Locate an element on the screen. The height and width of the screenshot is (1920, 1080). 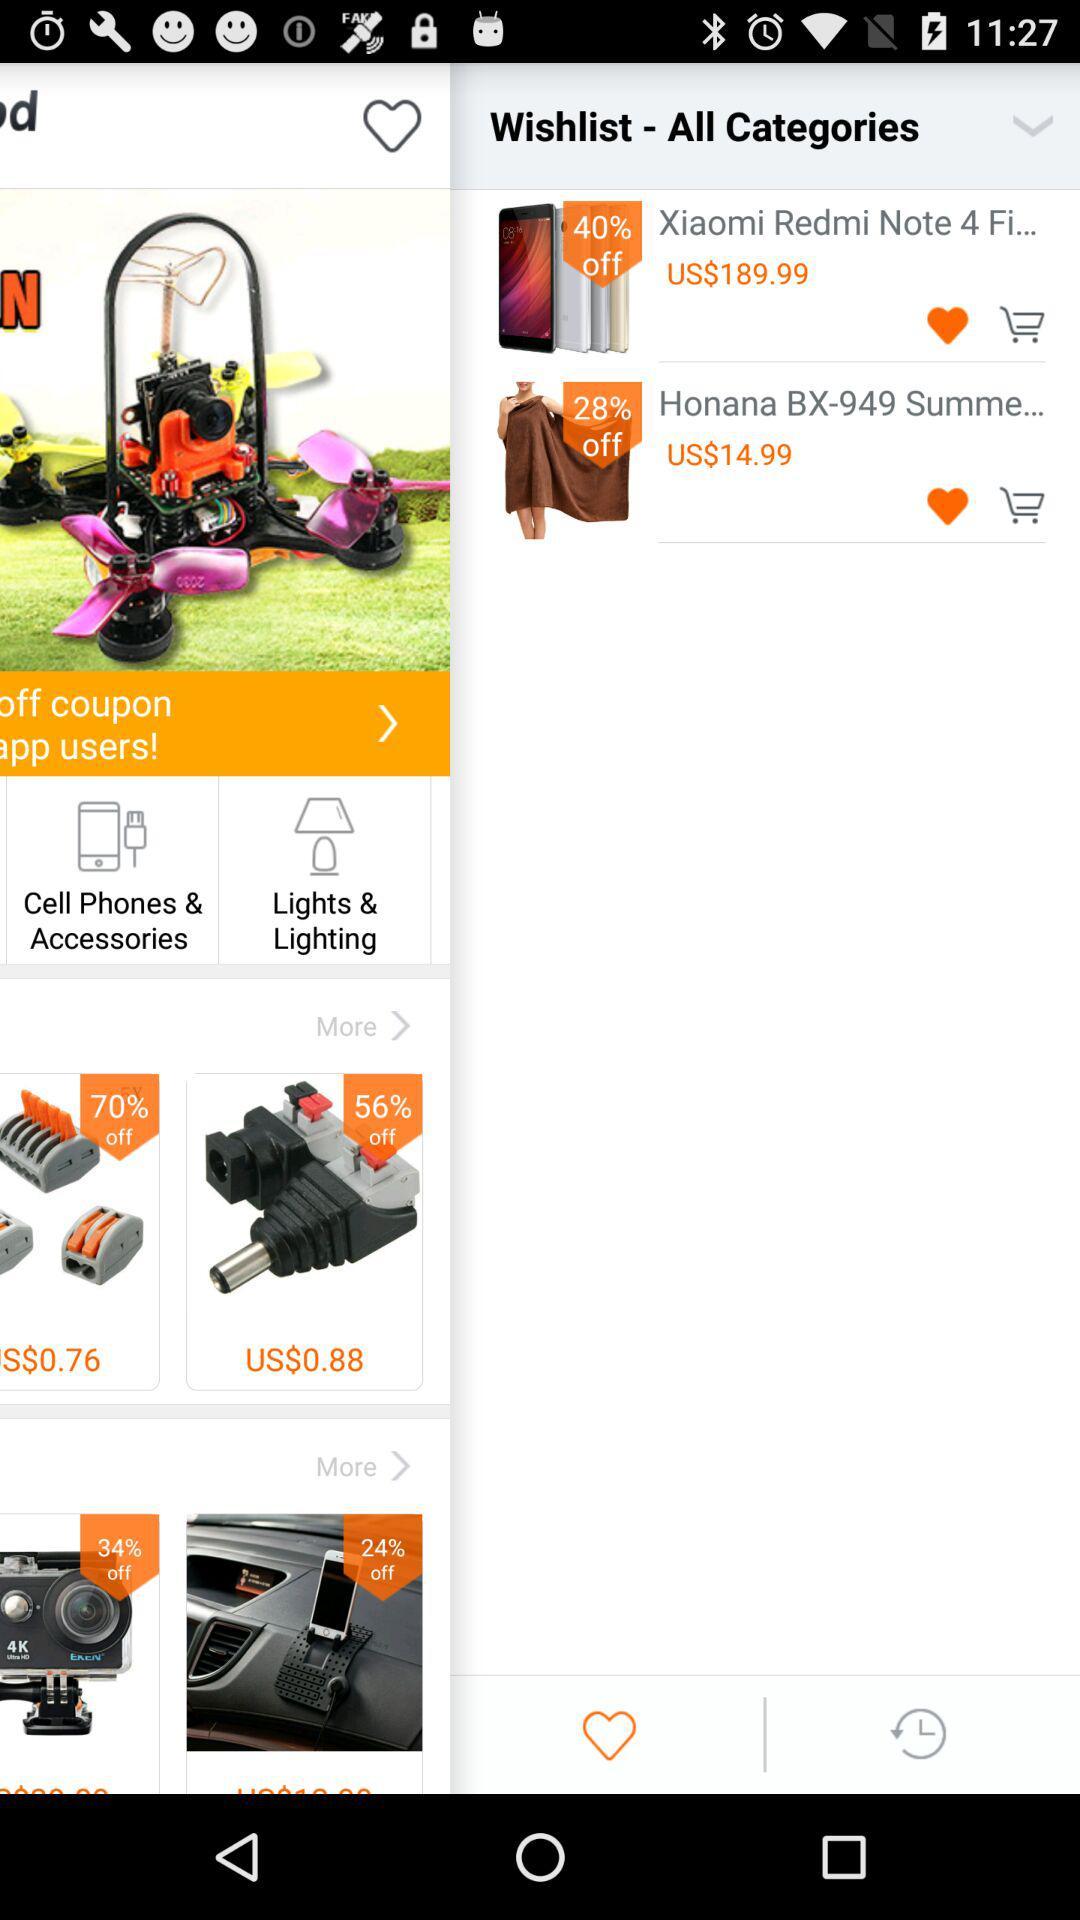
categories is located at coordinates (1033, 124).